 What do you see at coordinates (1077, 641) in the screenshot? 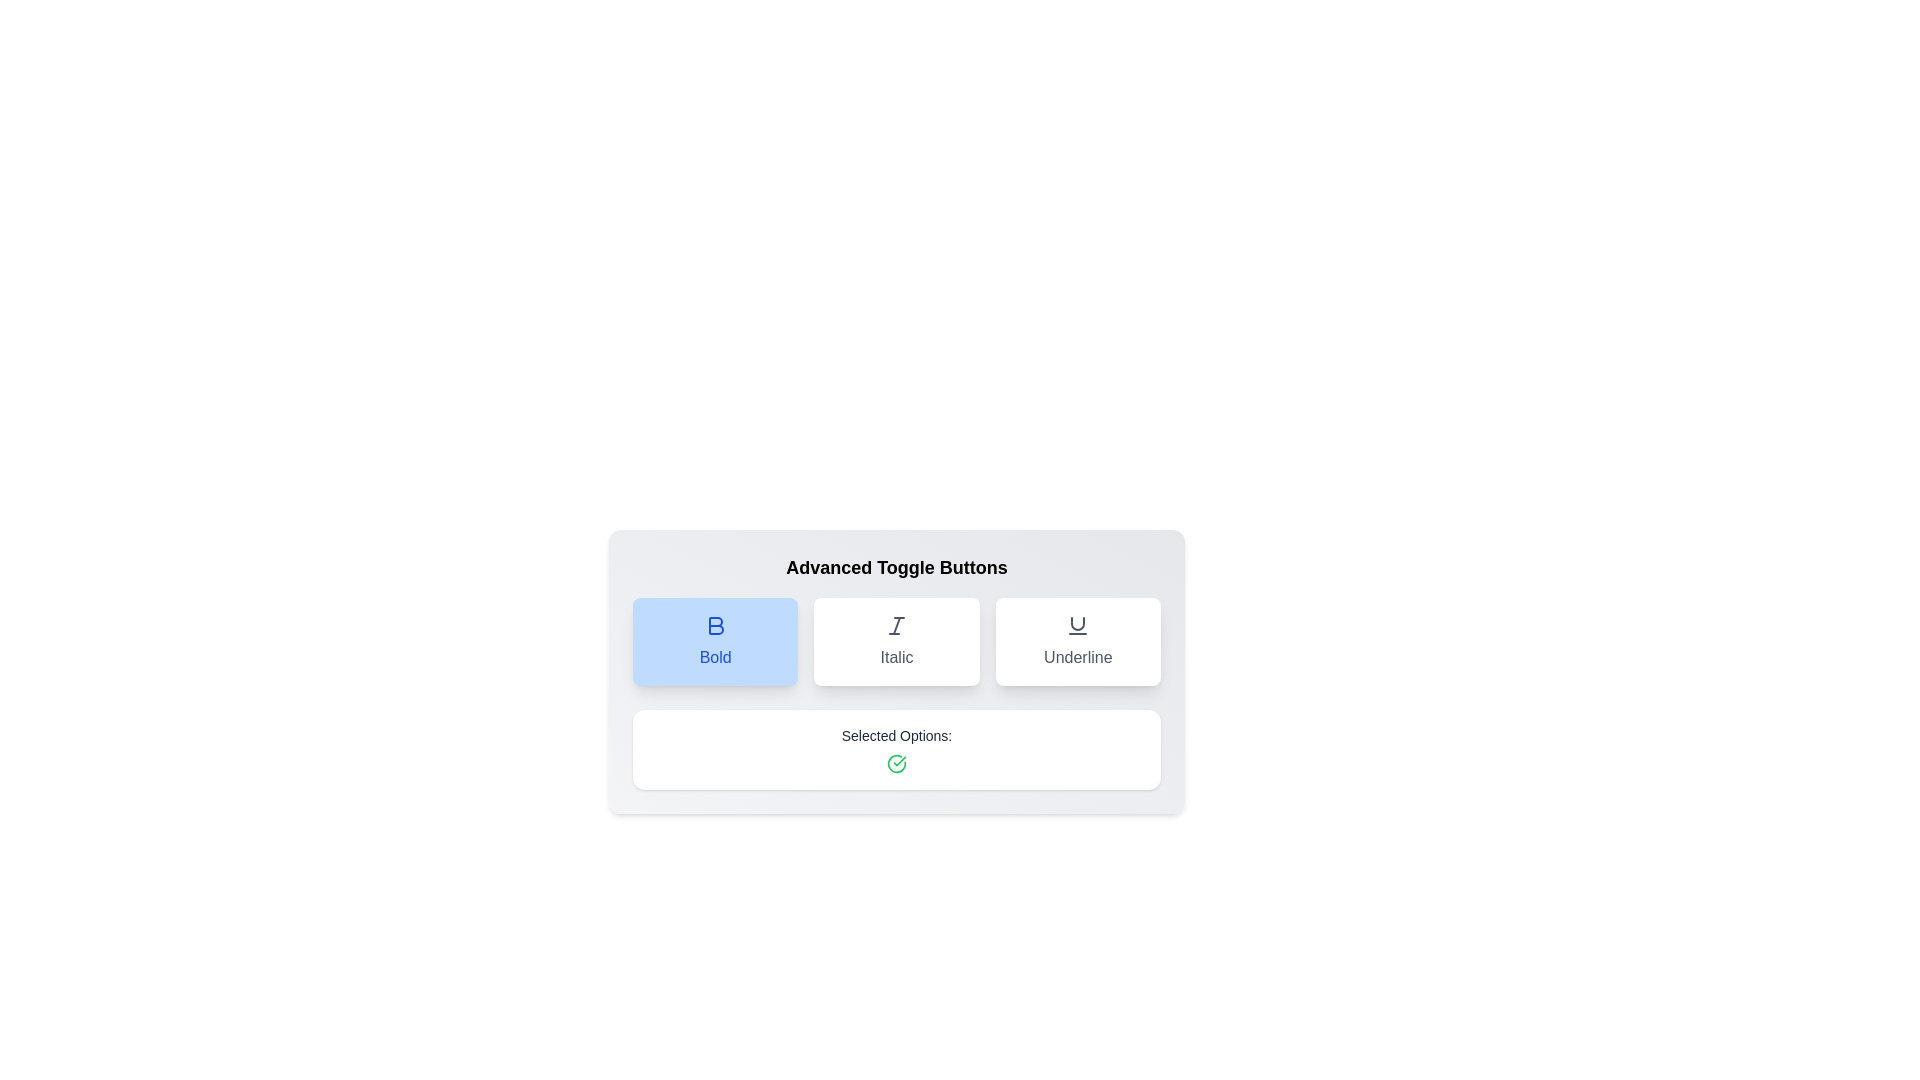
I see `the button labeled Underline to observe the hover effect` at bounding box center [1077, 641].